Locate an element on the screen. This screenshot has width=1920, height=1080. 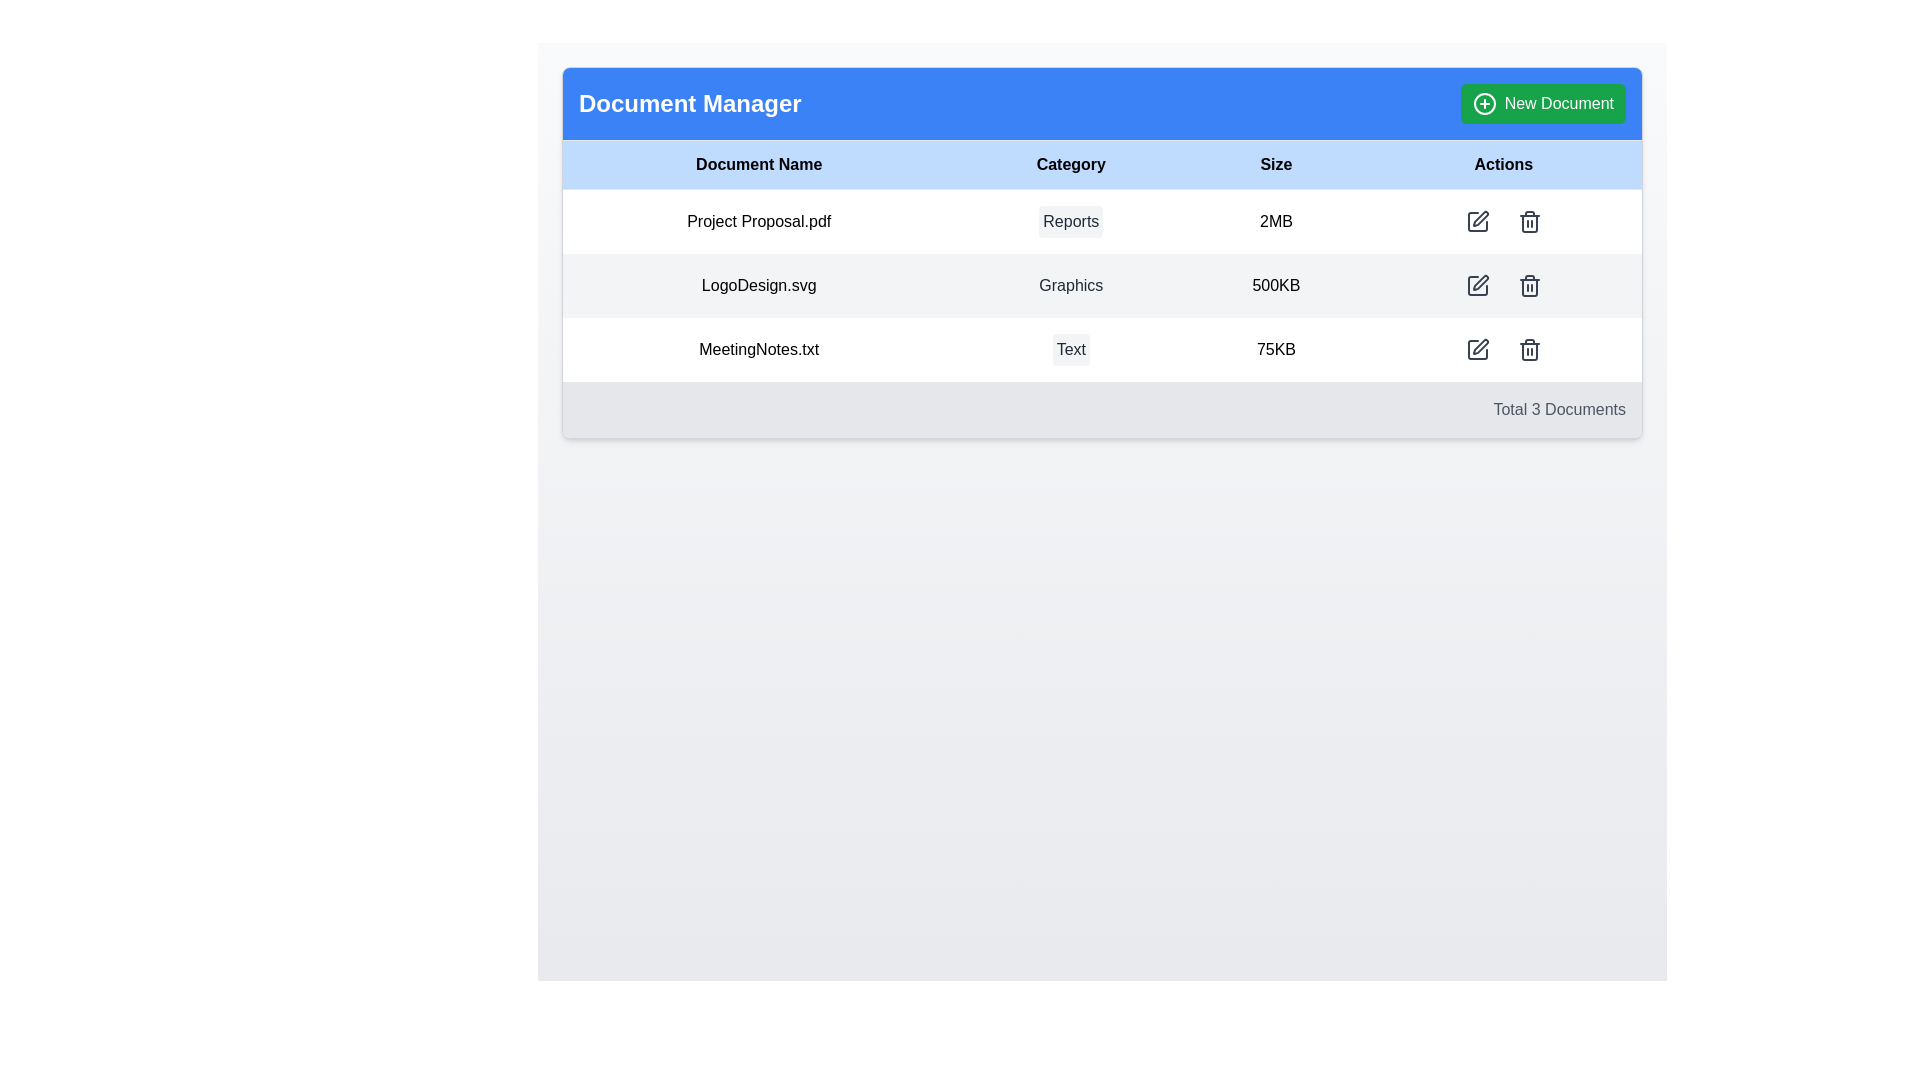
the pen-shaped icon button in the Actions column for the 'LogoDesign.svg' document is located at coordinates (1480, 282).